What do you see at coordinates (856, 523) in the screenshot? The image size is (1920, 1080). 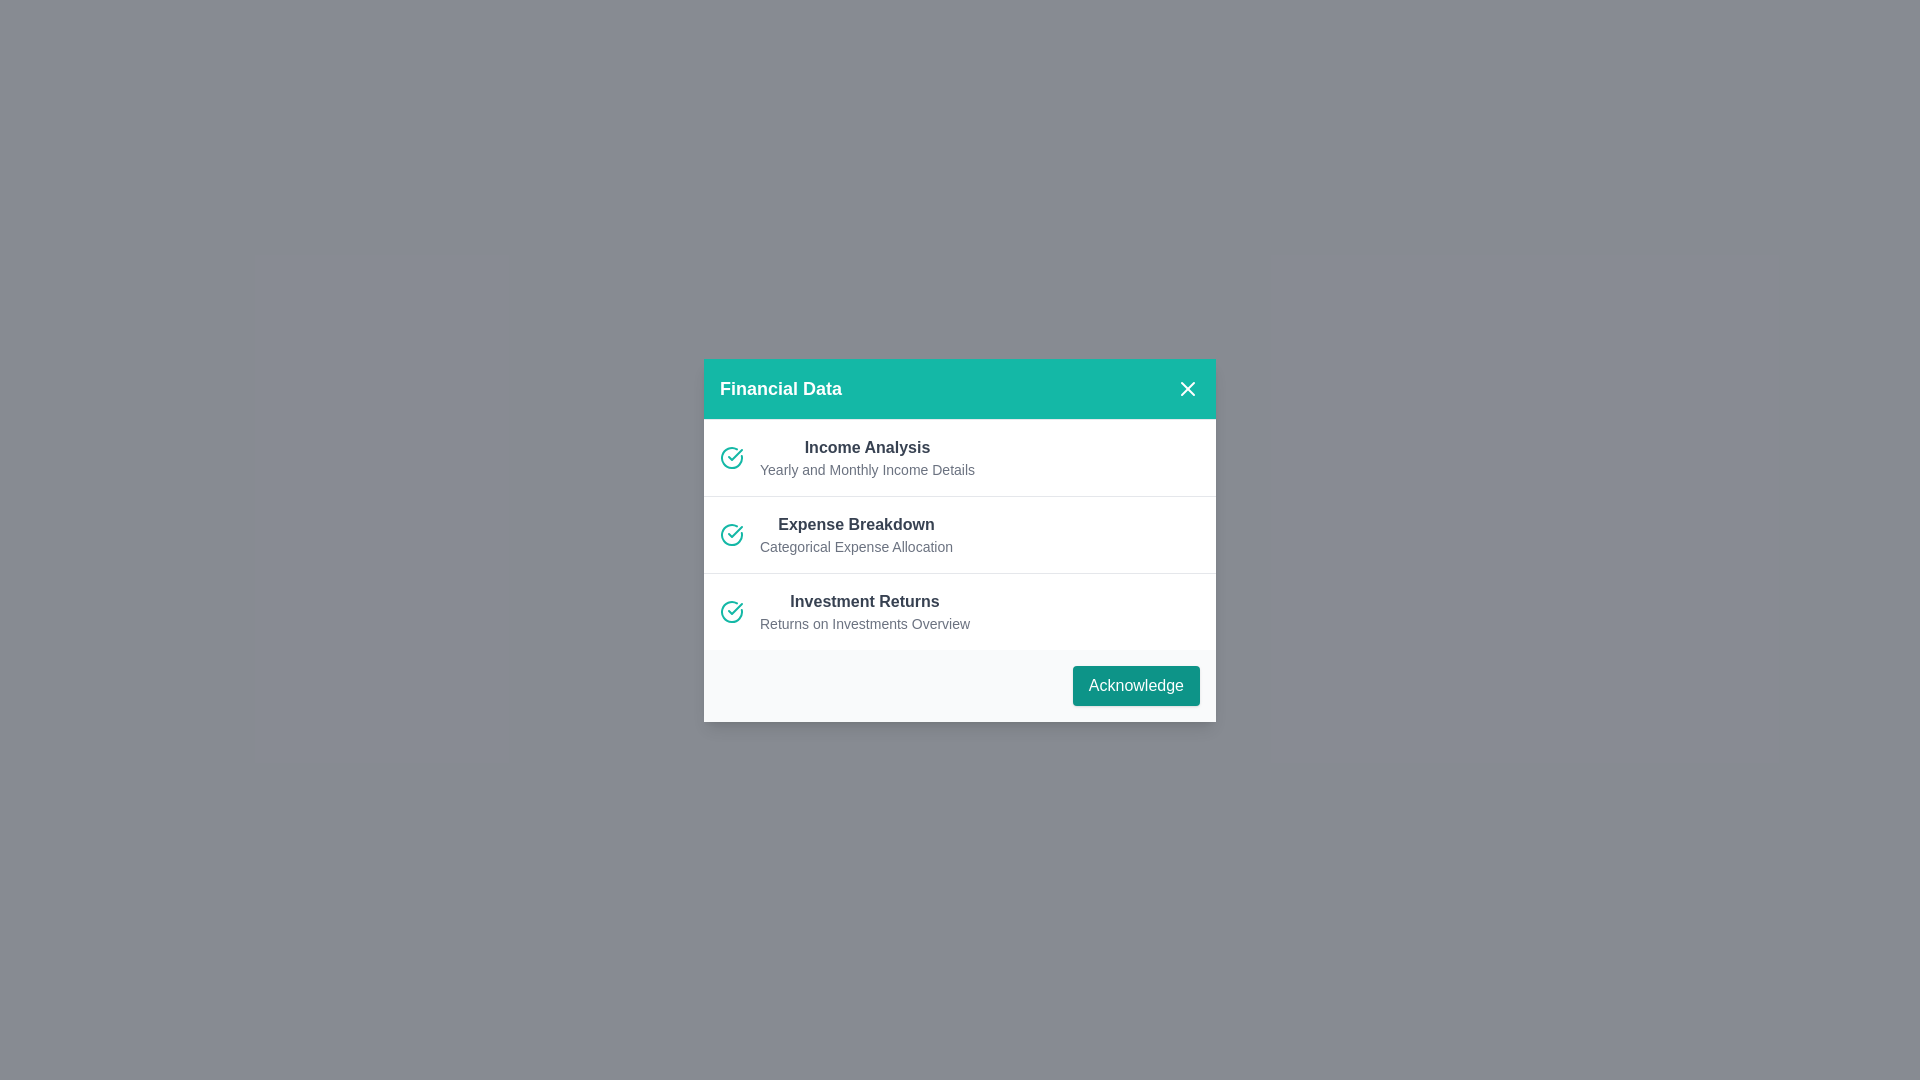 I see `the list item with title Expense Breakdown` at bounding box center [856, 523].